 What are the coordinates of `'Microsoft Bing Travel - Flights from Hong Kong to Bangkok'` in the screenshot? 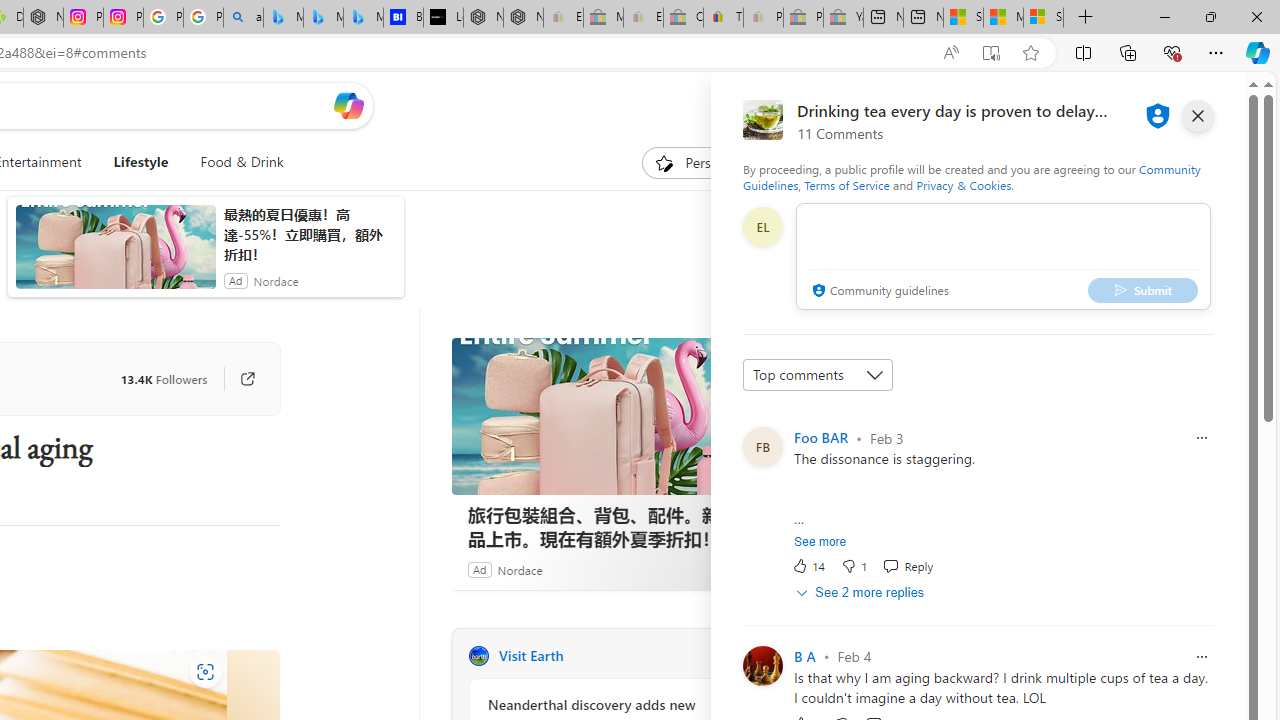 It's located at (282, 17).